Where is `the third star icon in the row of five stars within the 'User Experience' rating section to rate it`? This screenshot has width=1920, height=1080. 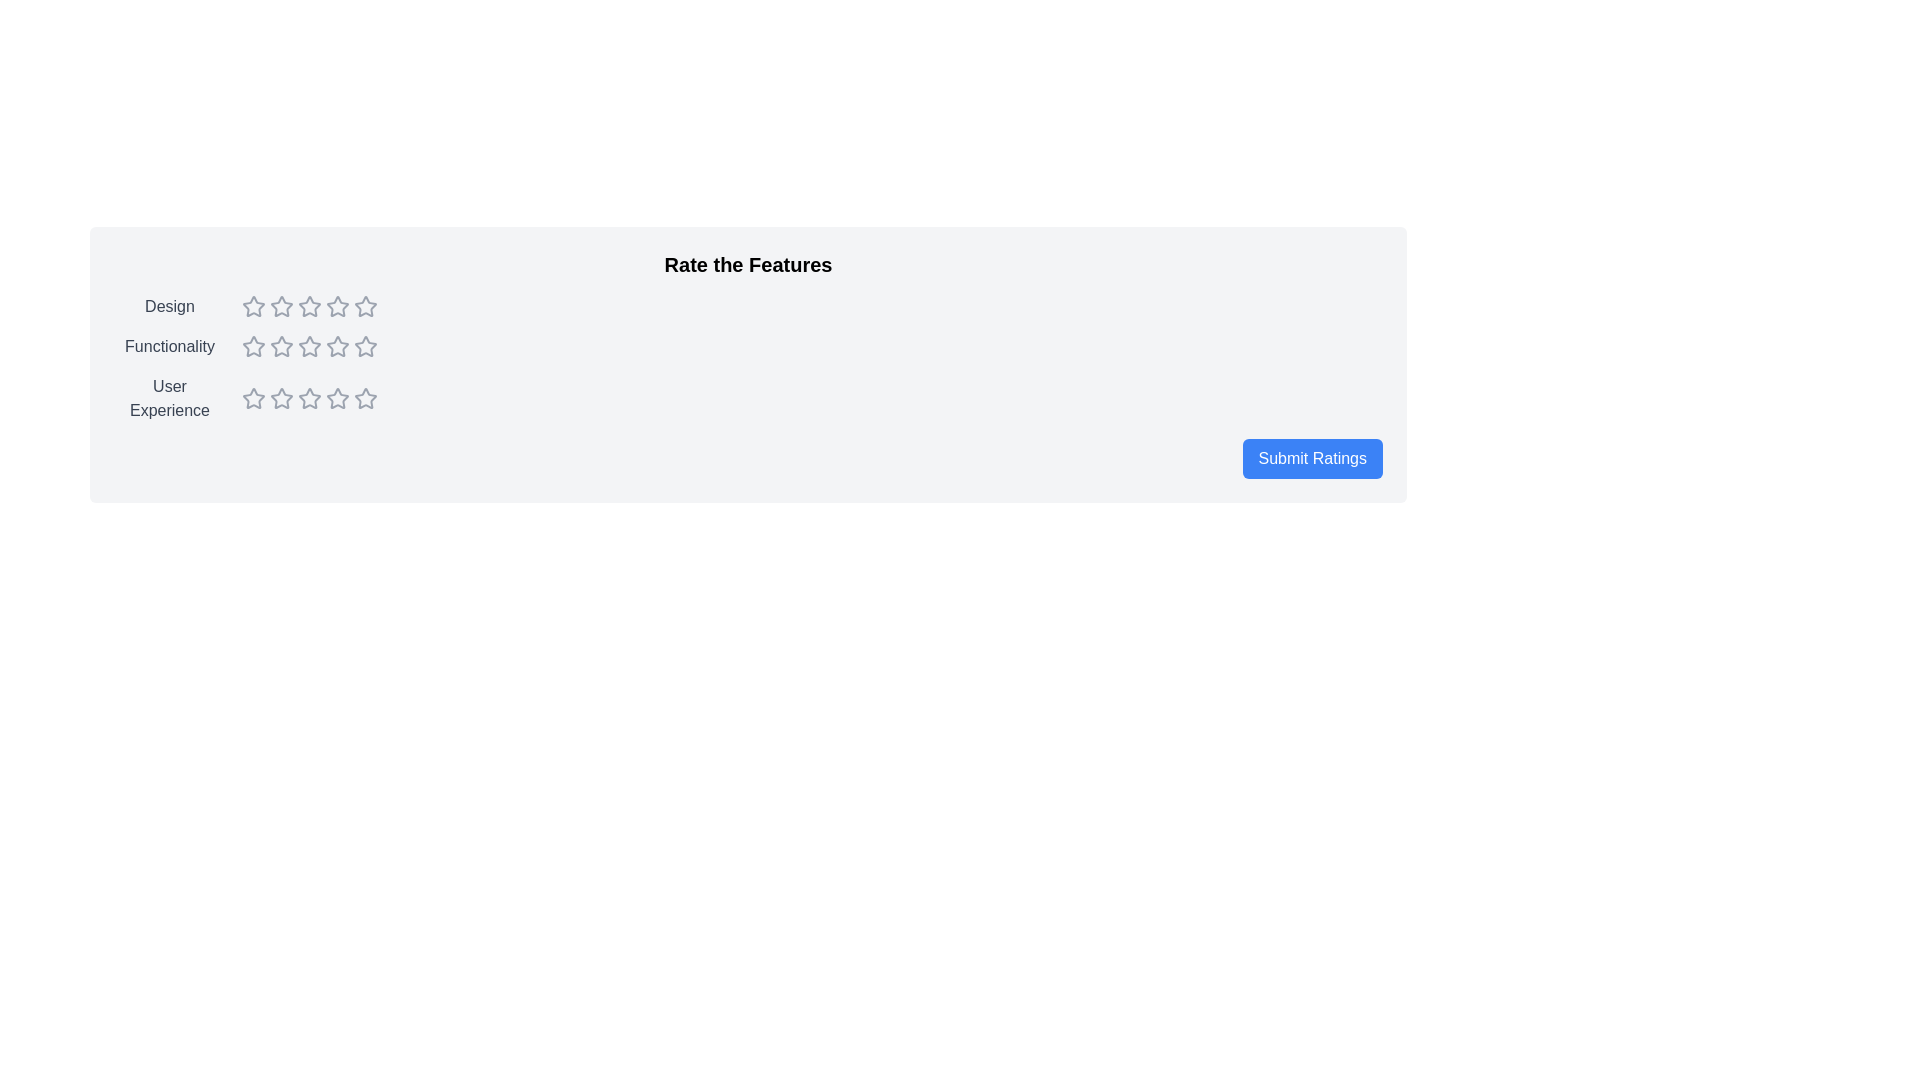 the third star icon in the row of five stars within the 'User Experience' rating section to rate it is located at coordinates (309, 398).